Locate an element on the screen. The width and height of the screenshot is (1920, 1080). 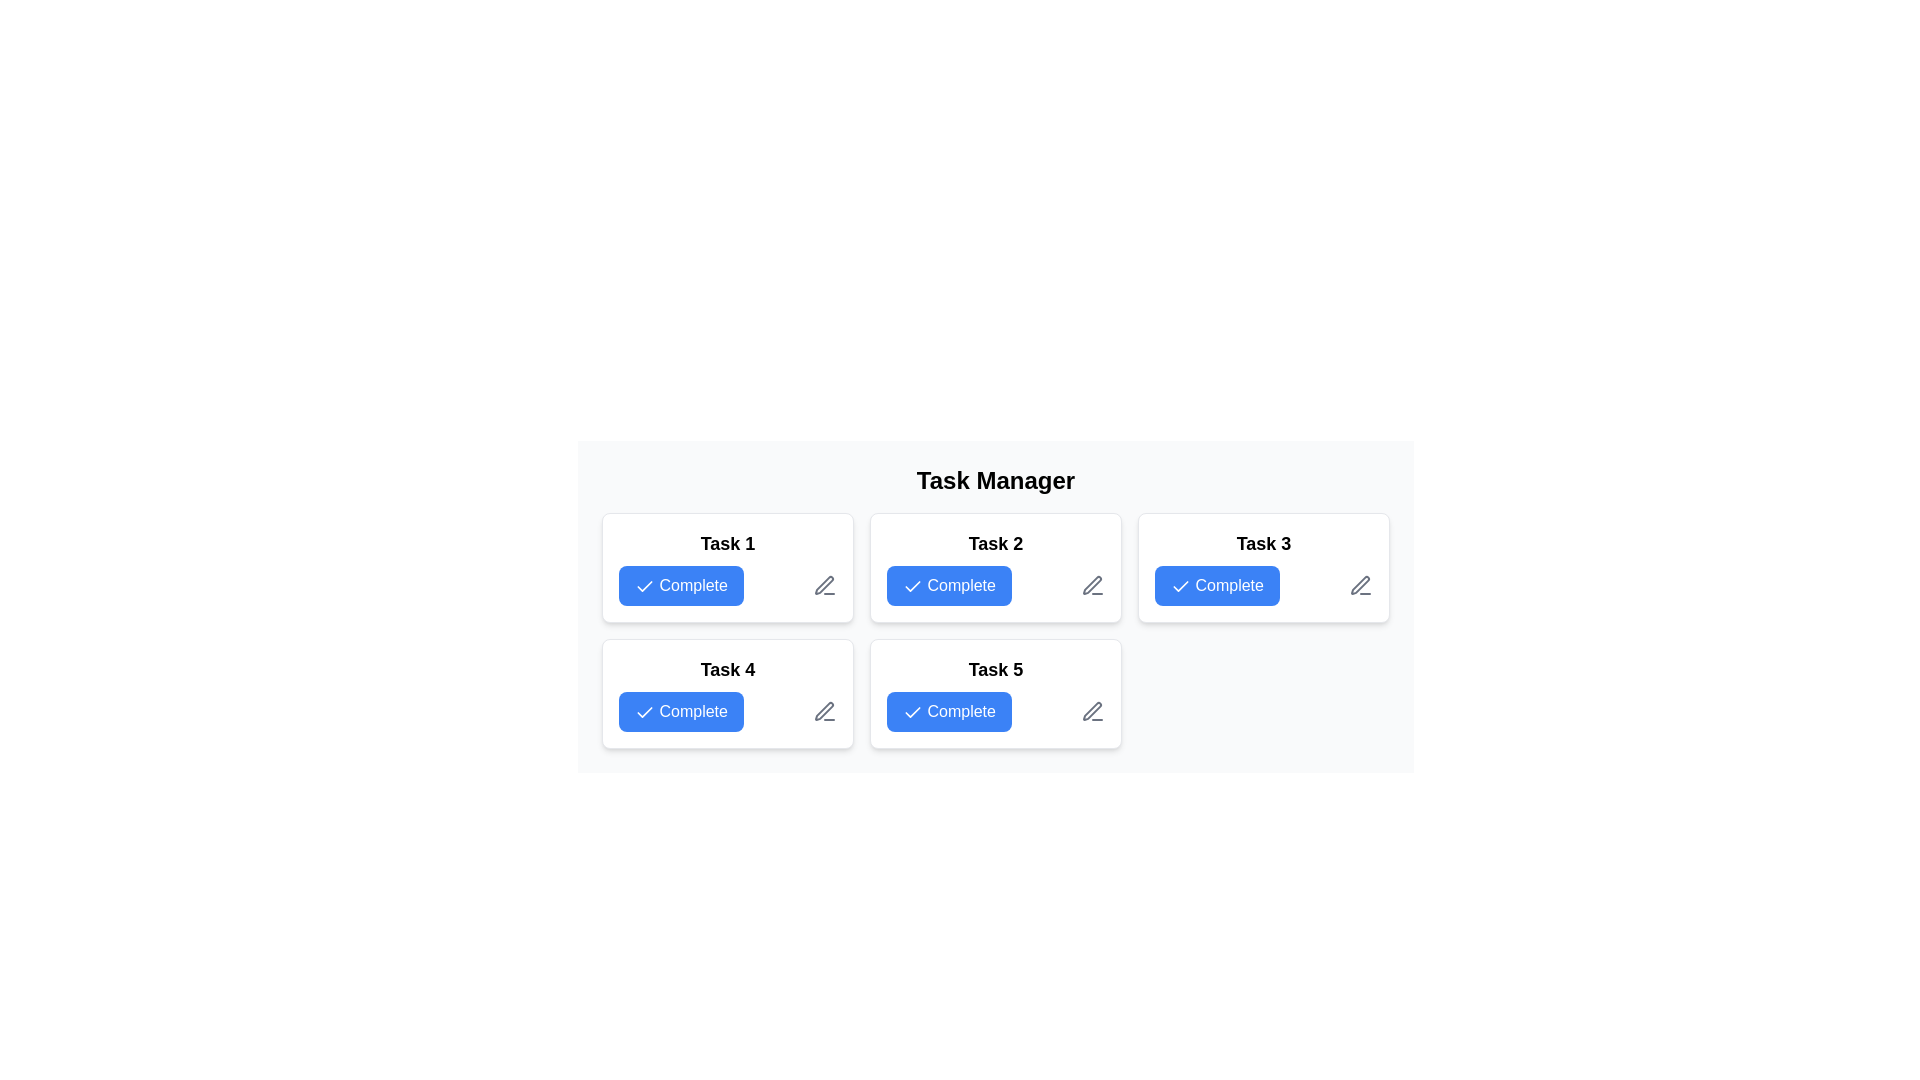
the text label displaying 'Task 5' at the top of the 'Task 5 Complete' card in the task grid is located at coordinates (996, 670).